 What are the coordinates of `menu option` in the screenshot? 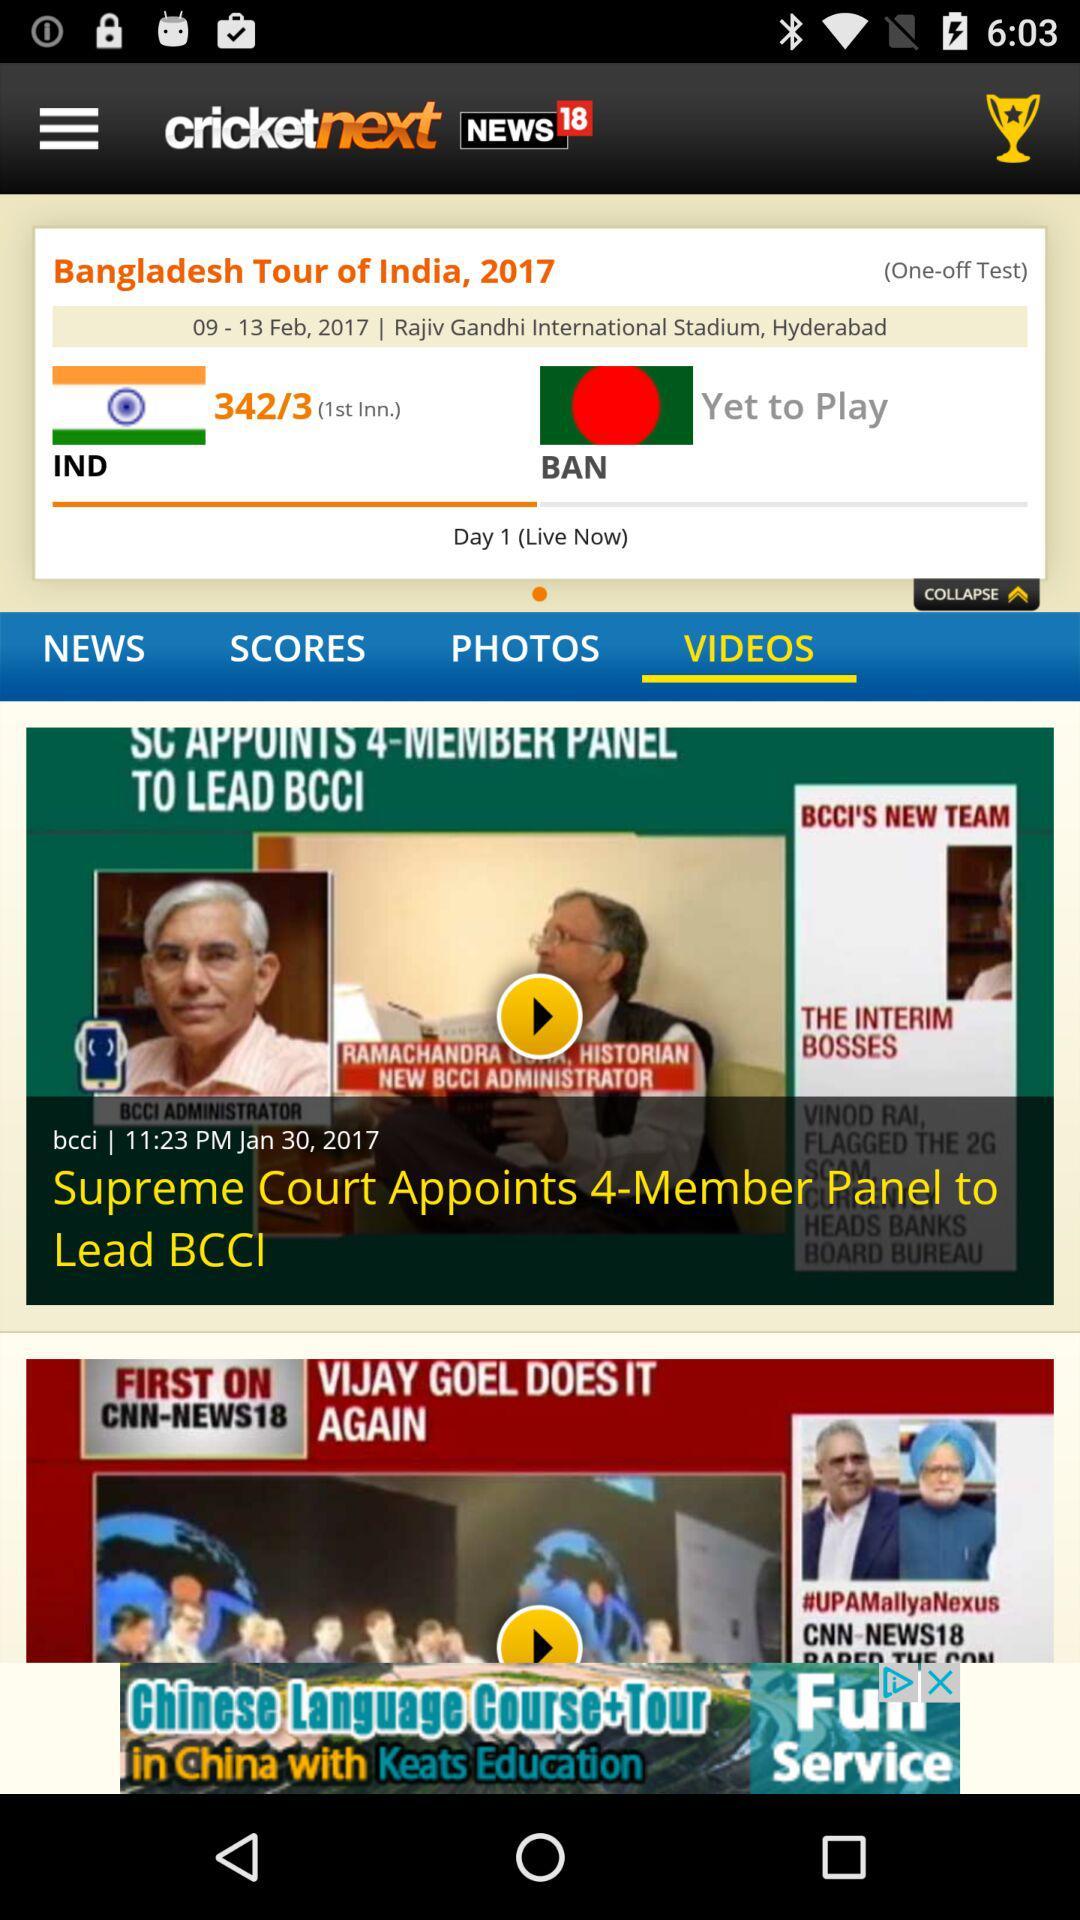 It's located at (68, 127).